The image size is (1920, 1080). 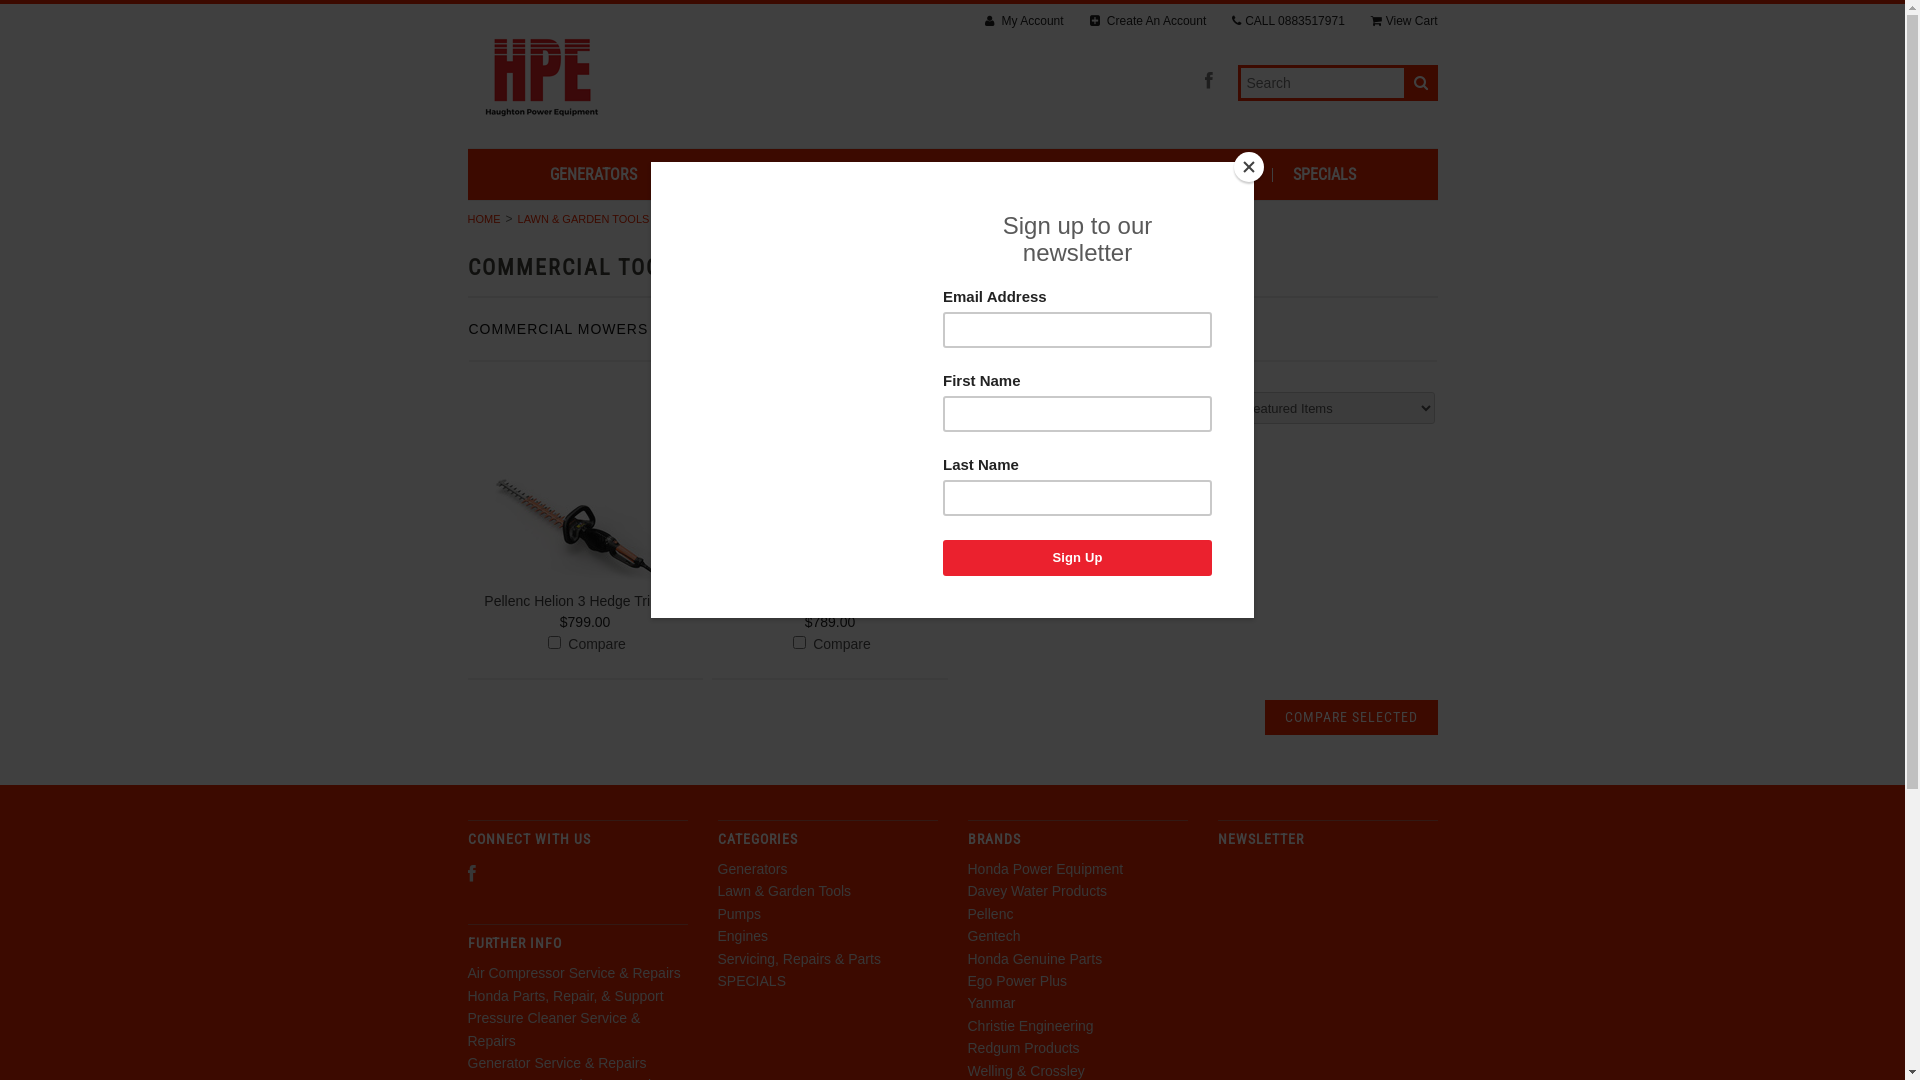 What do you see at coordinates (584, 600) in the screenshot?
I see `'Pellenc Helion 3 Hedge Trimmer'` at bounding box center [584, 600].